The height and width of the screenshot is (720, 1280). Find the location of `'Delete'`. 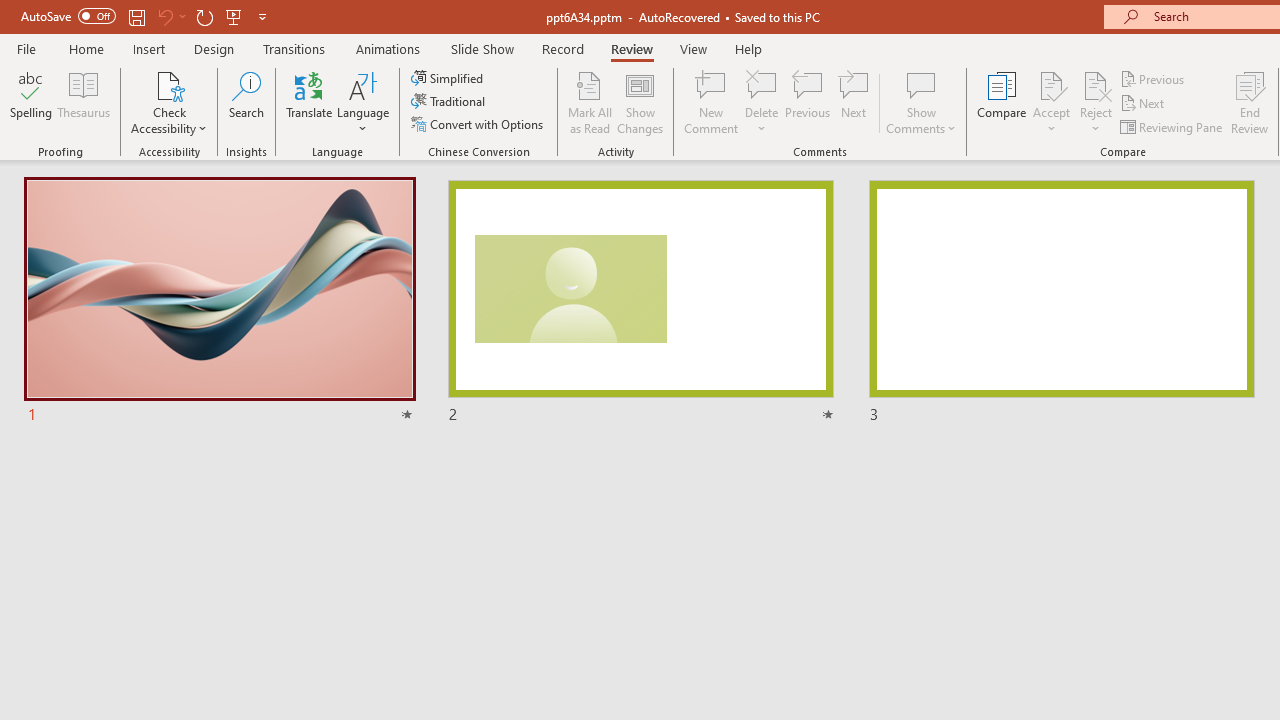

'Delete' is located at coordinates (761, 103).